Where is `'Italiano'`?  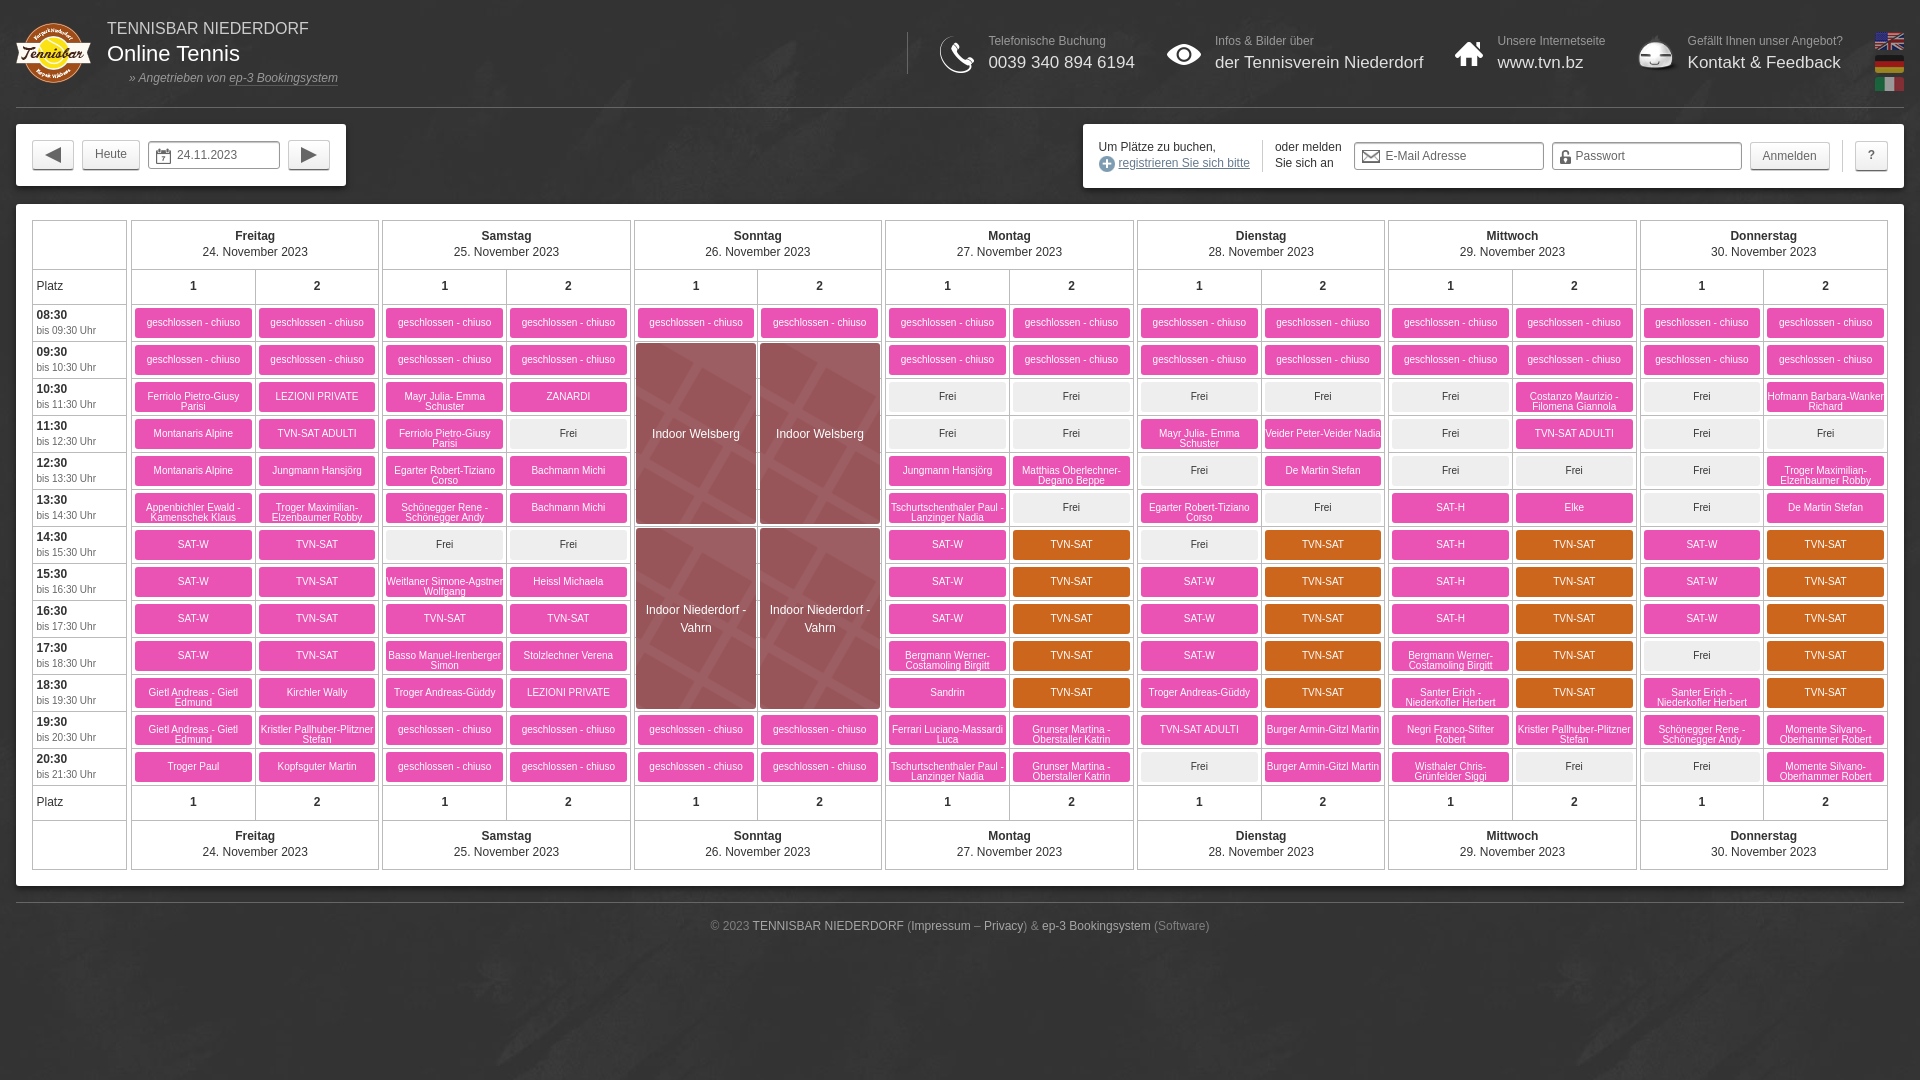 'Italiano' is located at coordinates (1888, 92).